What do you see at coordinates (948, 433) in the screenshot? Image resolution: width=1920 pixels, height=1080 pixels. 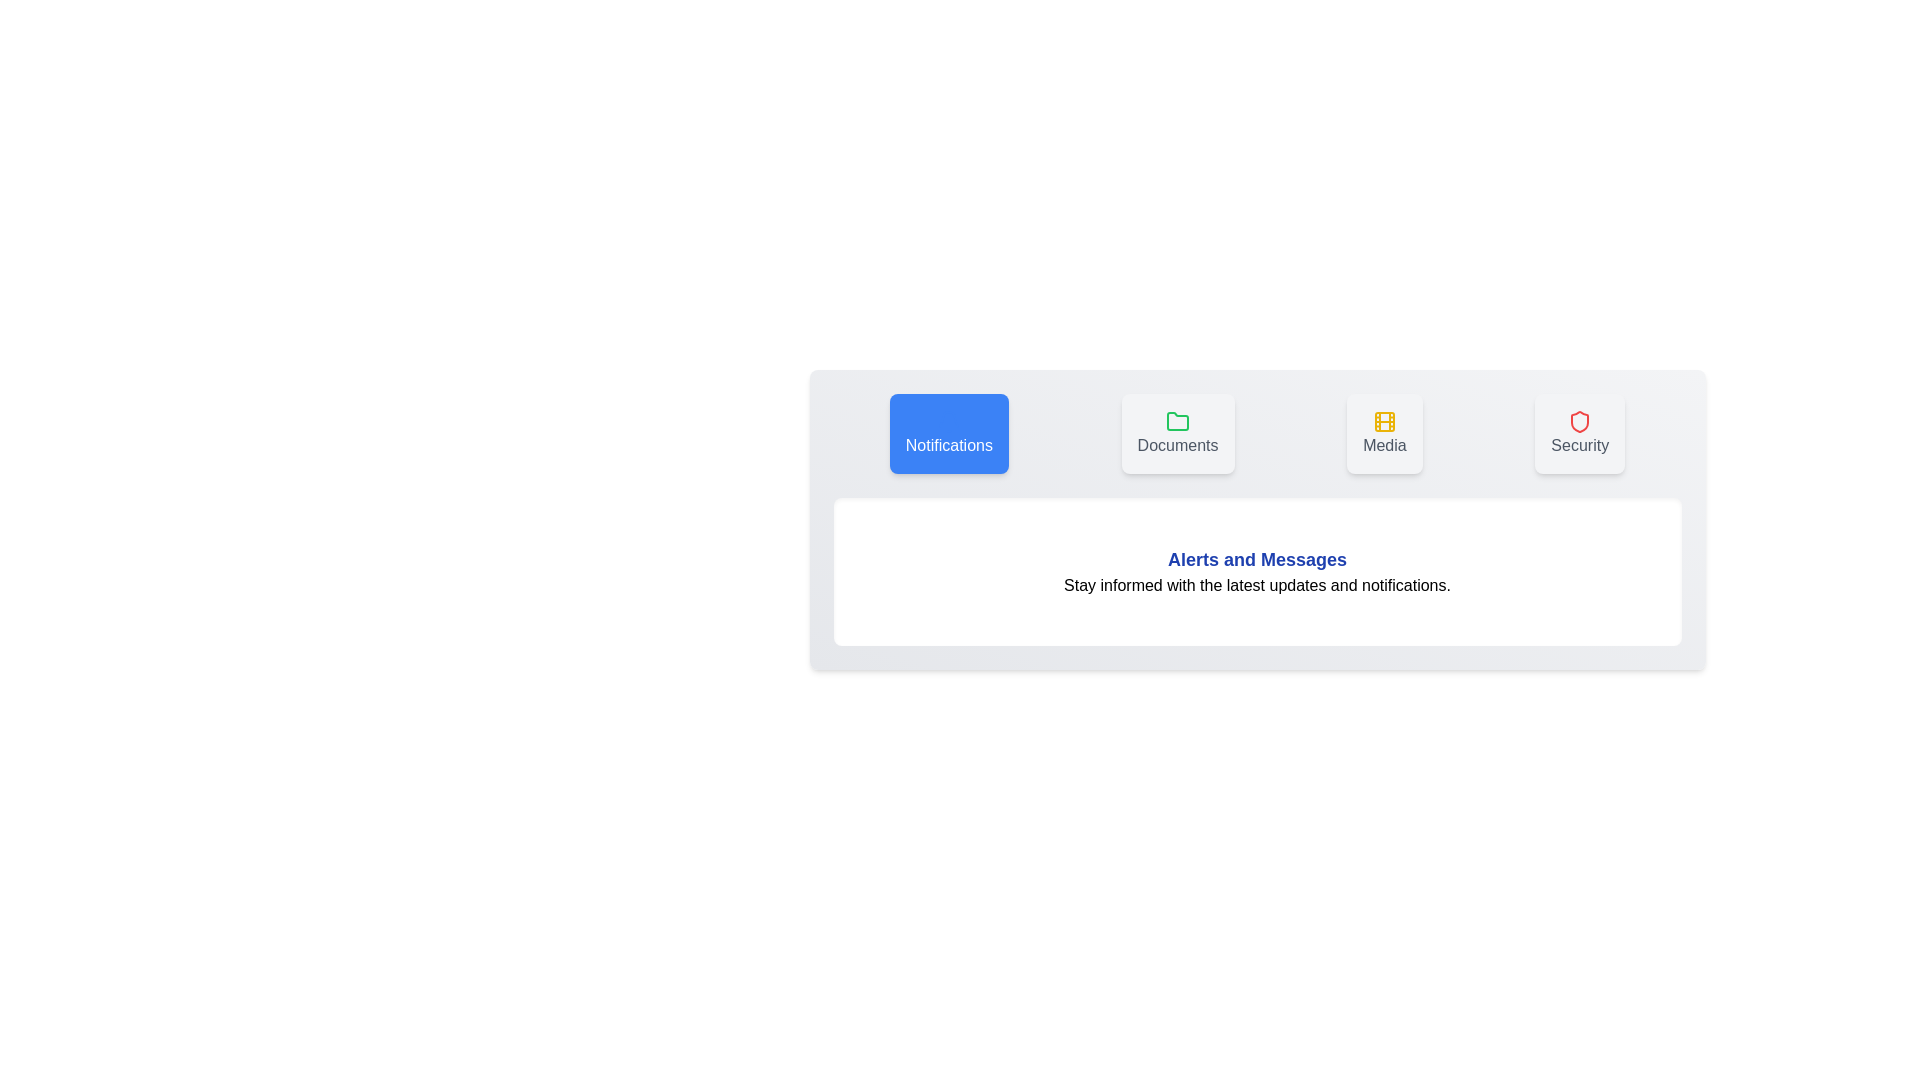 I see `the tab corresponding to Notifications to inspect its icon` at bounding box center [948, 433].